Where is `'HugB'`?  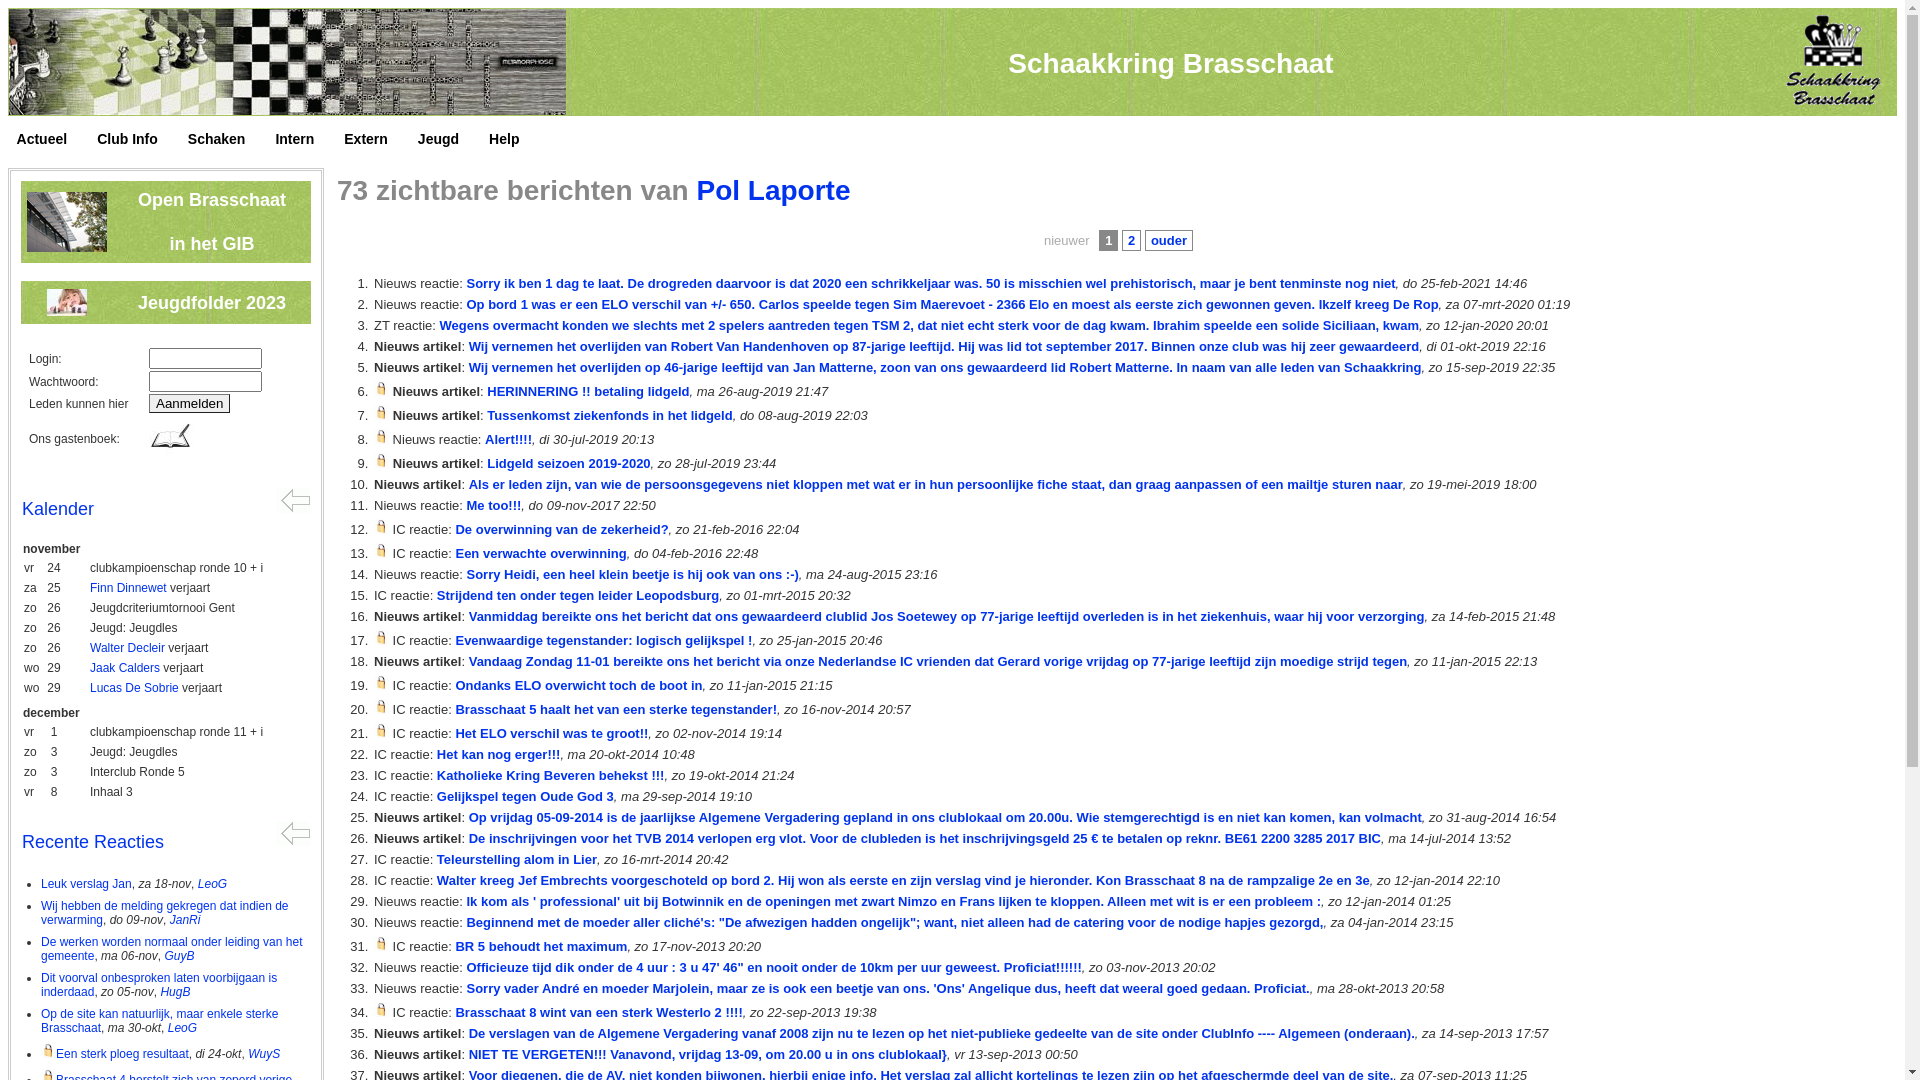
'HugB' is located at coordinates (174, 991).